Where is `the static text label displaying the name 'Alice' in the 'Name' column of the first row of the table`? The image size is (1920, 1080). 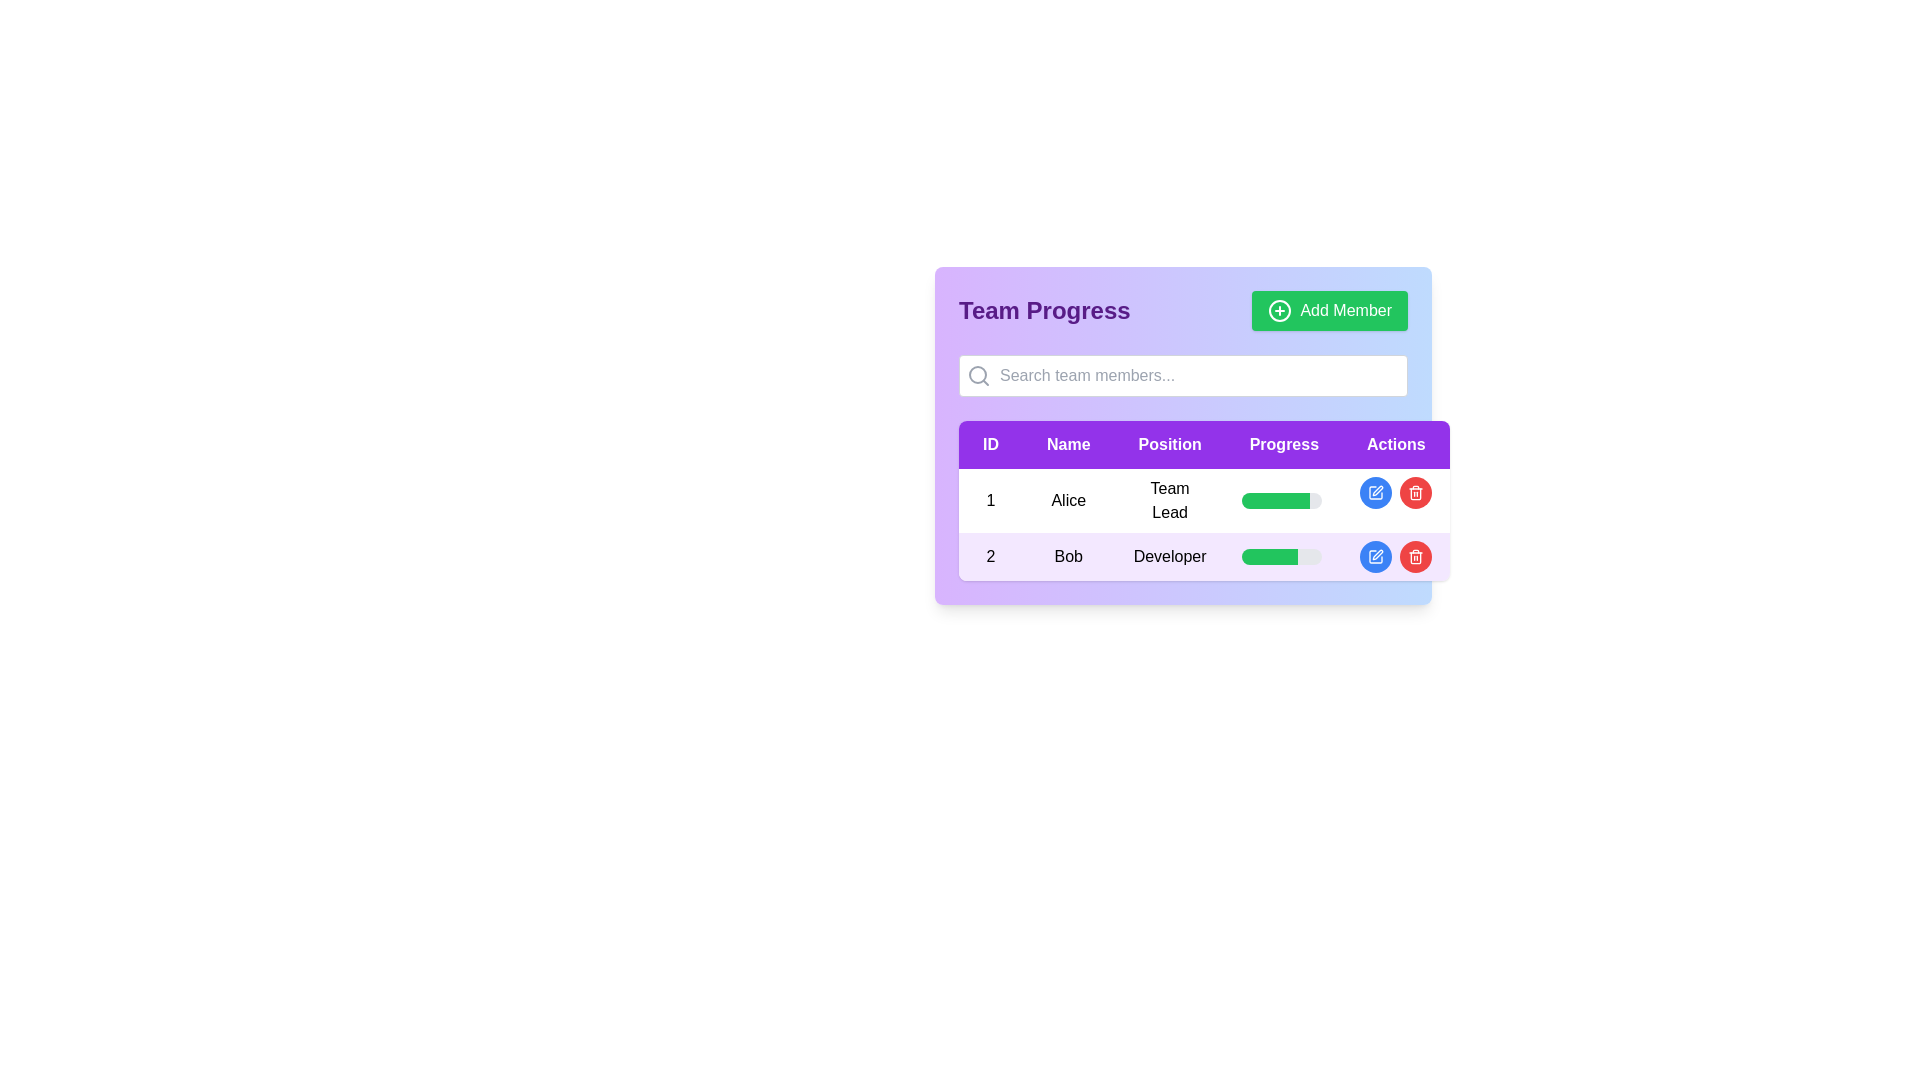 the static text label displaying the name 'Alice' in the 'Name' column of the first row of the table is located at coordinates (1067, 500).